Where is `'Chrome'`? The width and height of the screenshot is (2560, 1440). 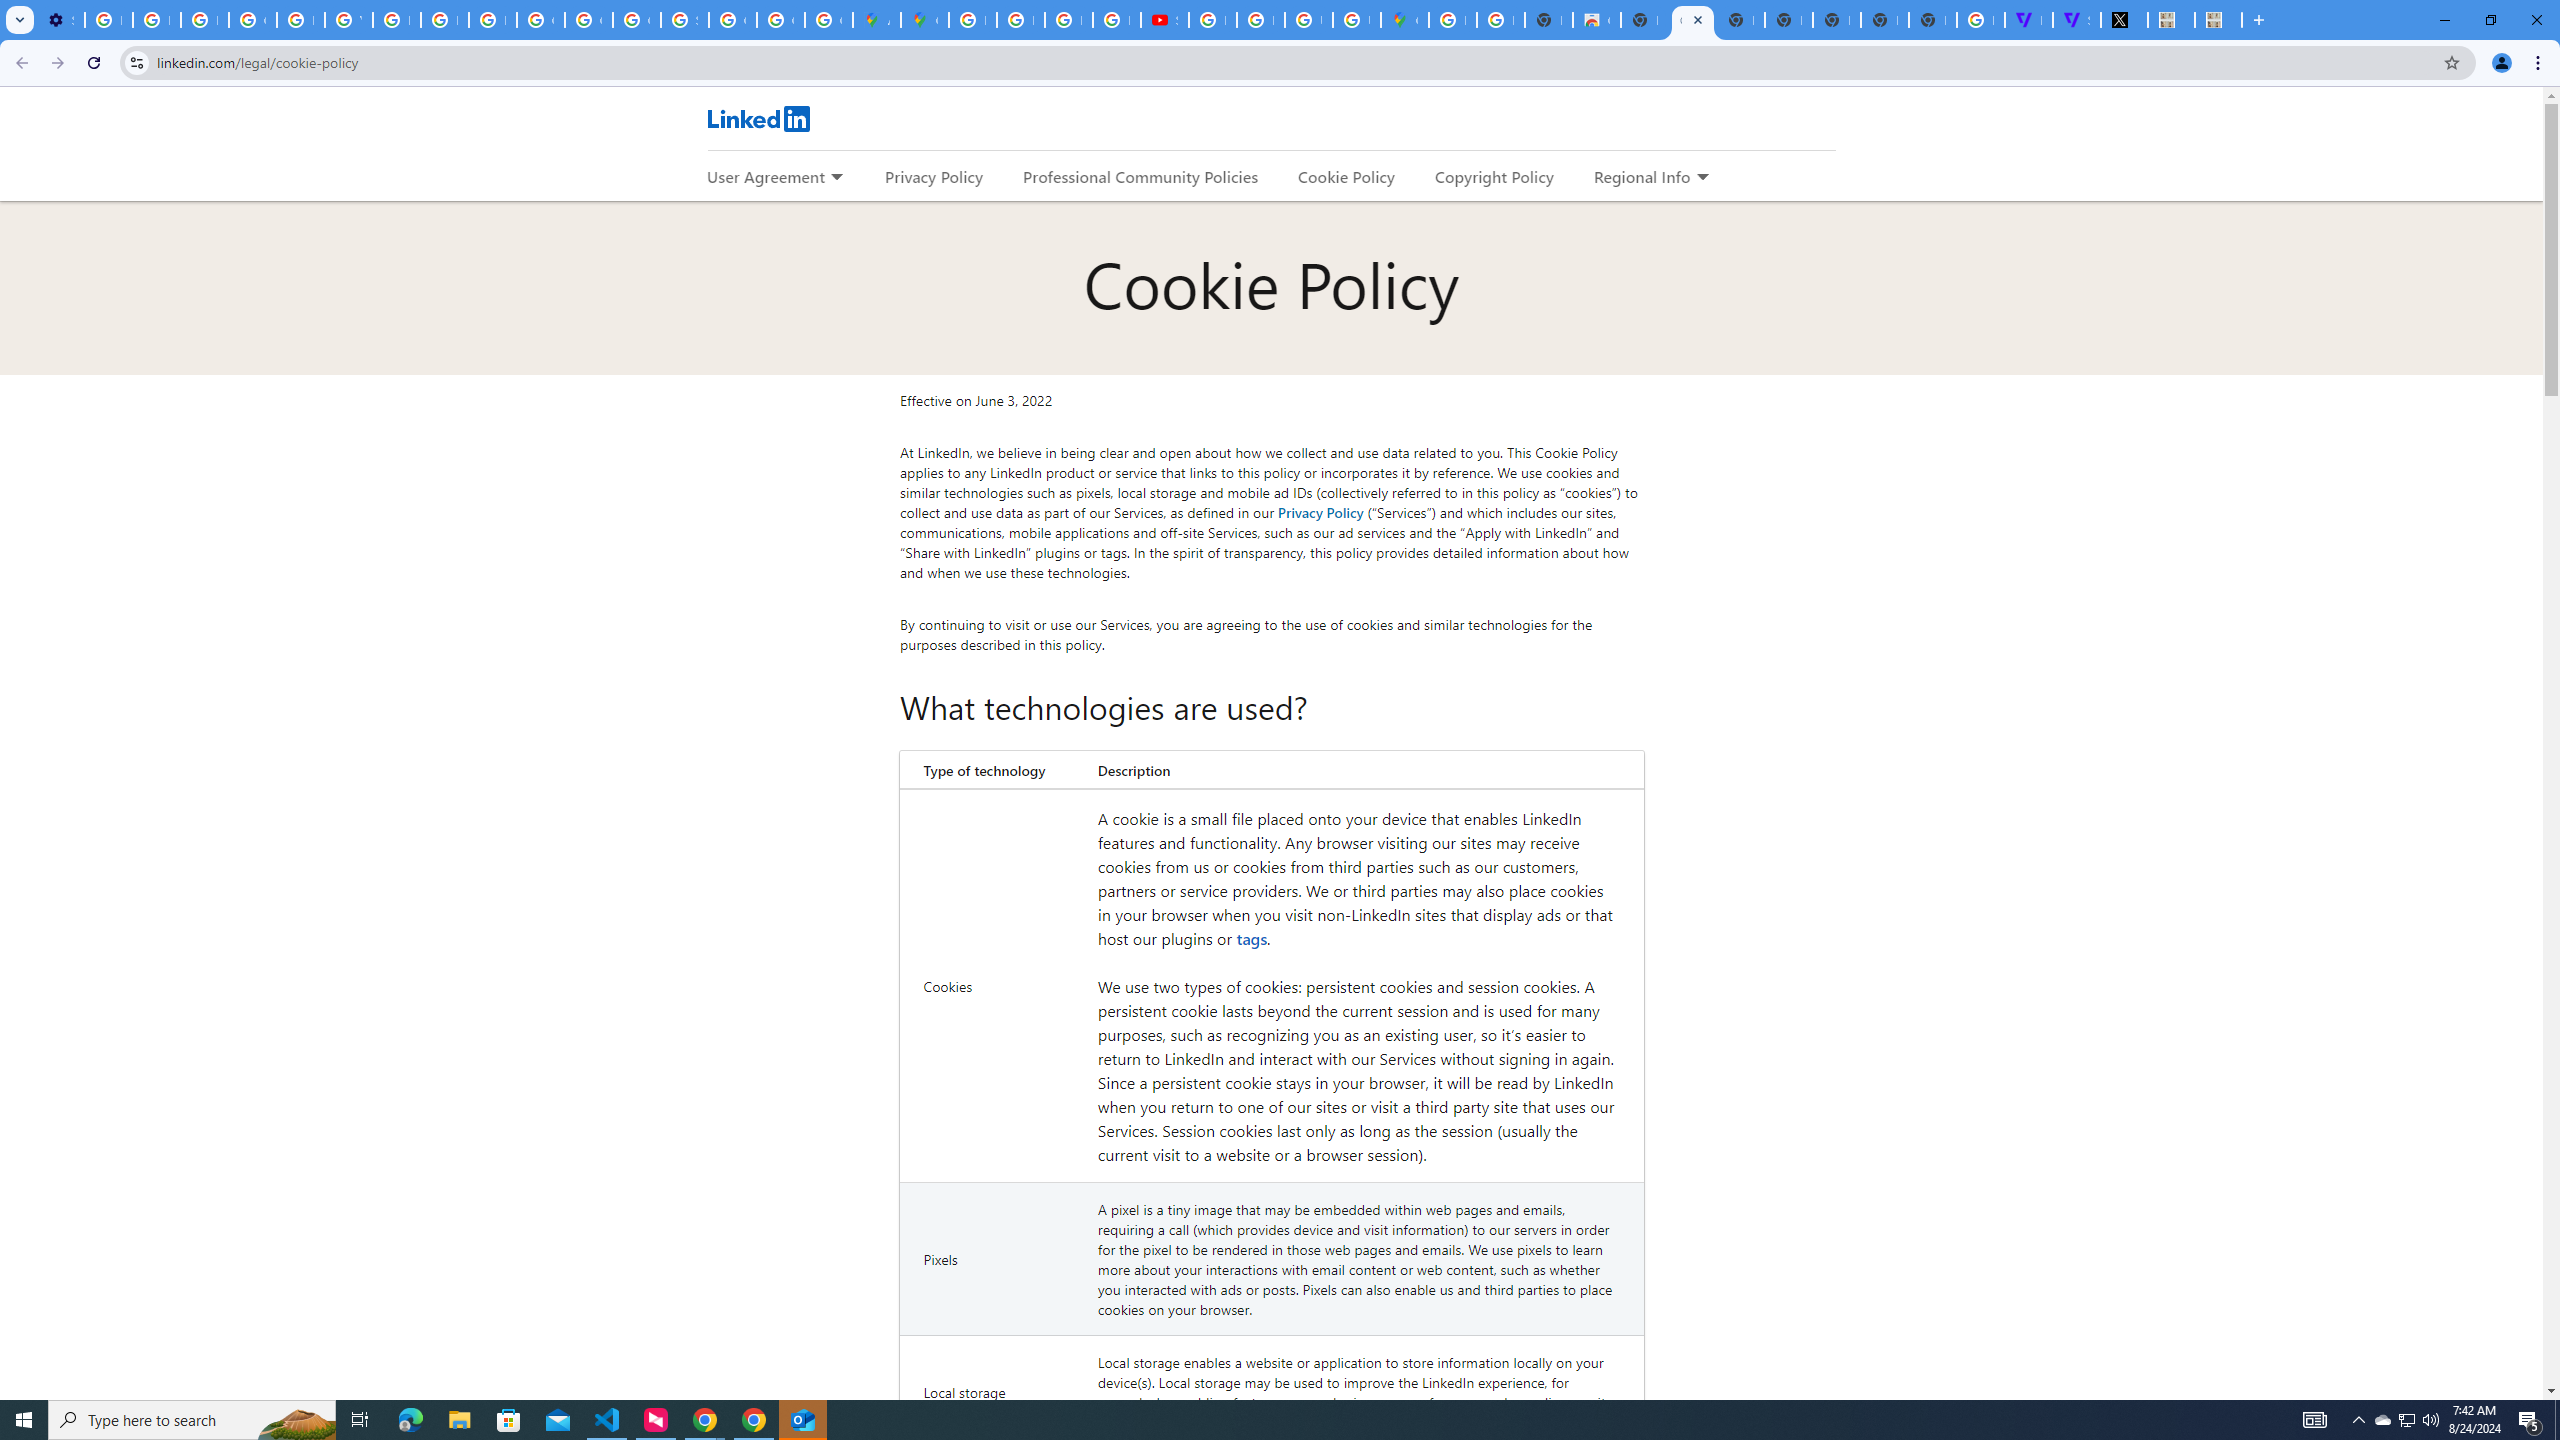
'Chrome' is located at coordinates (2539, 62).